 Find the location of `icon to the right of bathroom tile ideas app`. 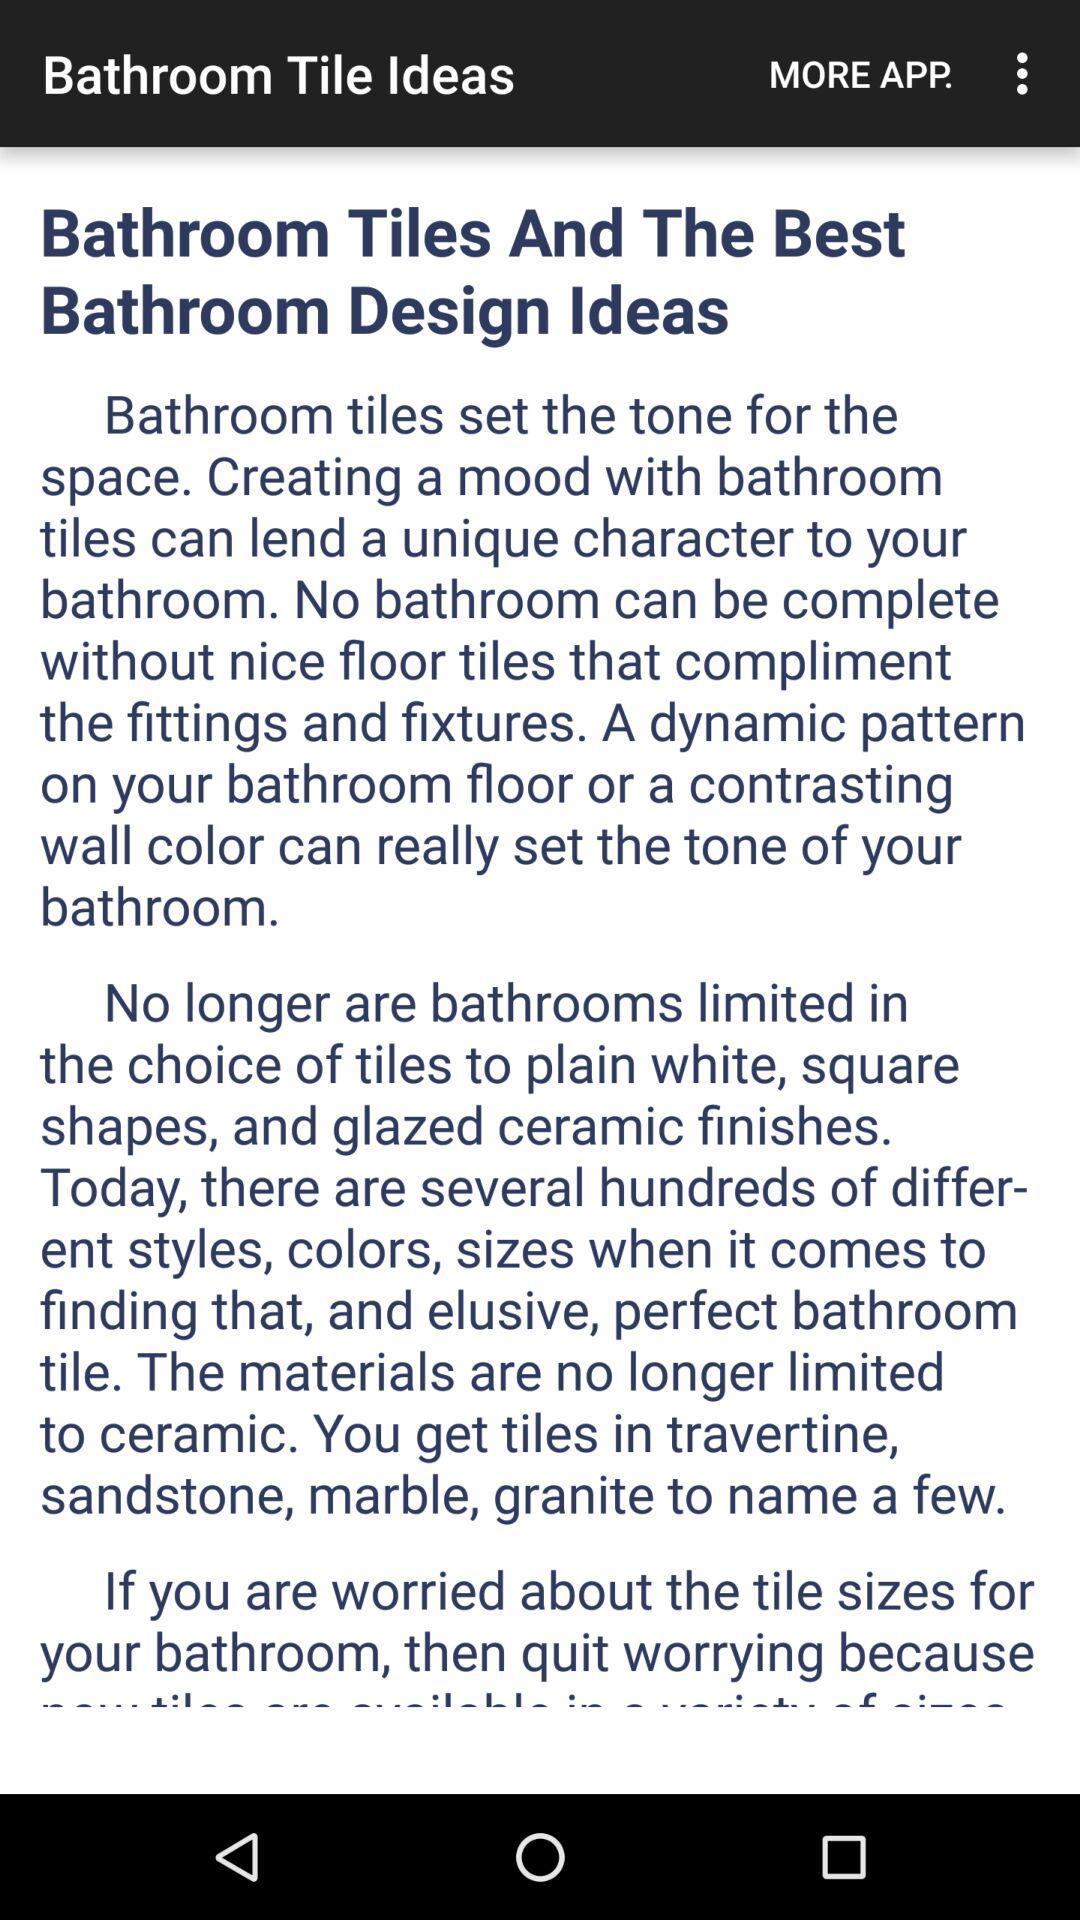

icon to the right of bathroom tile ideas app is located at coordinates (860, 73).